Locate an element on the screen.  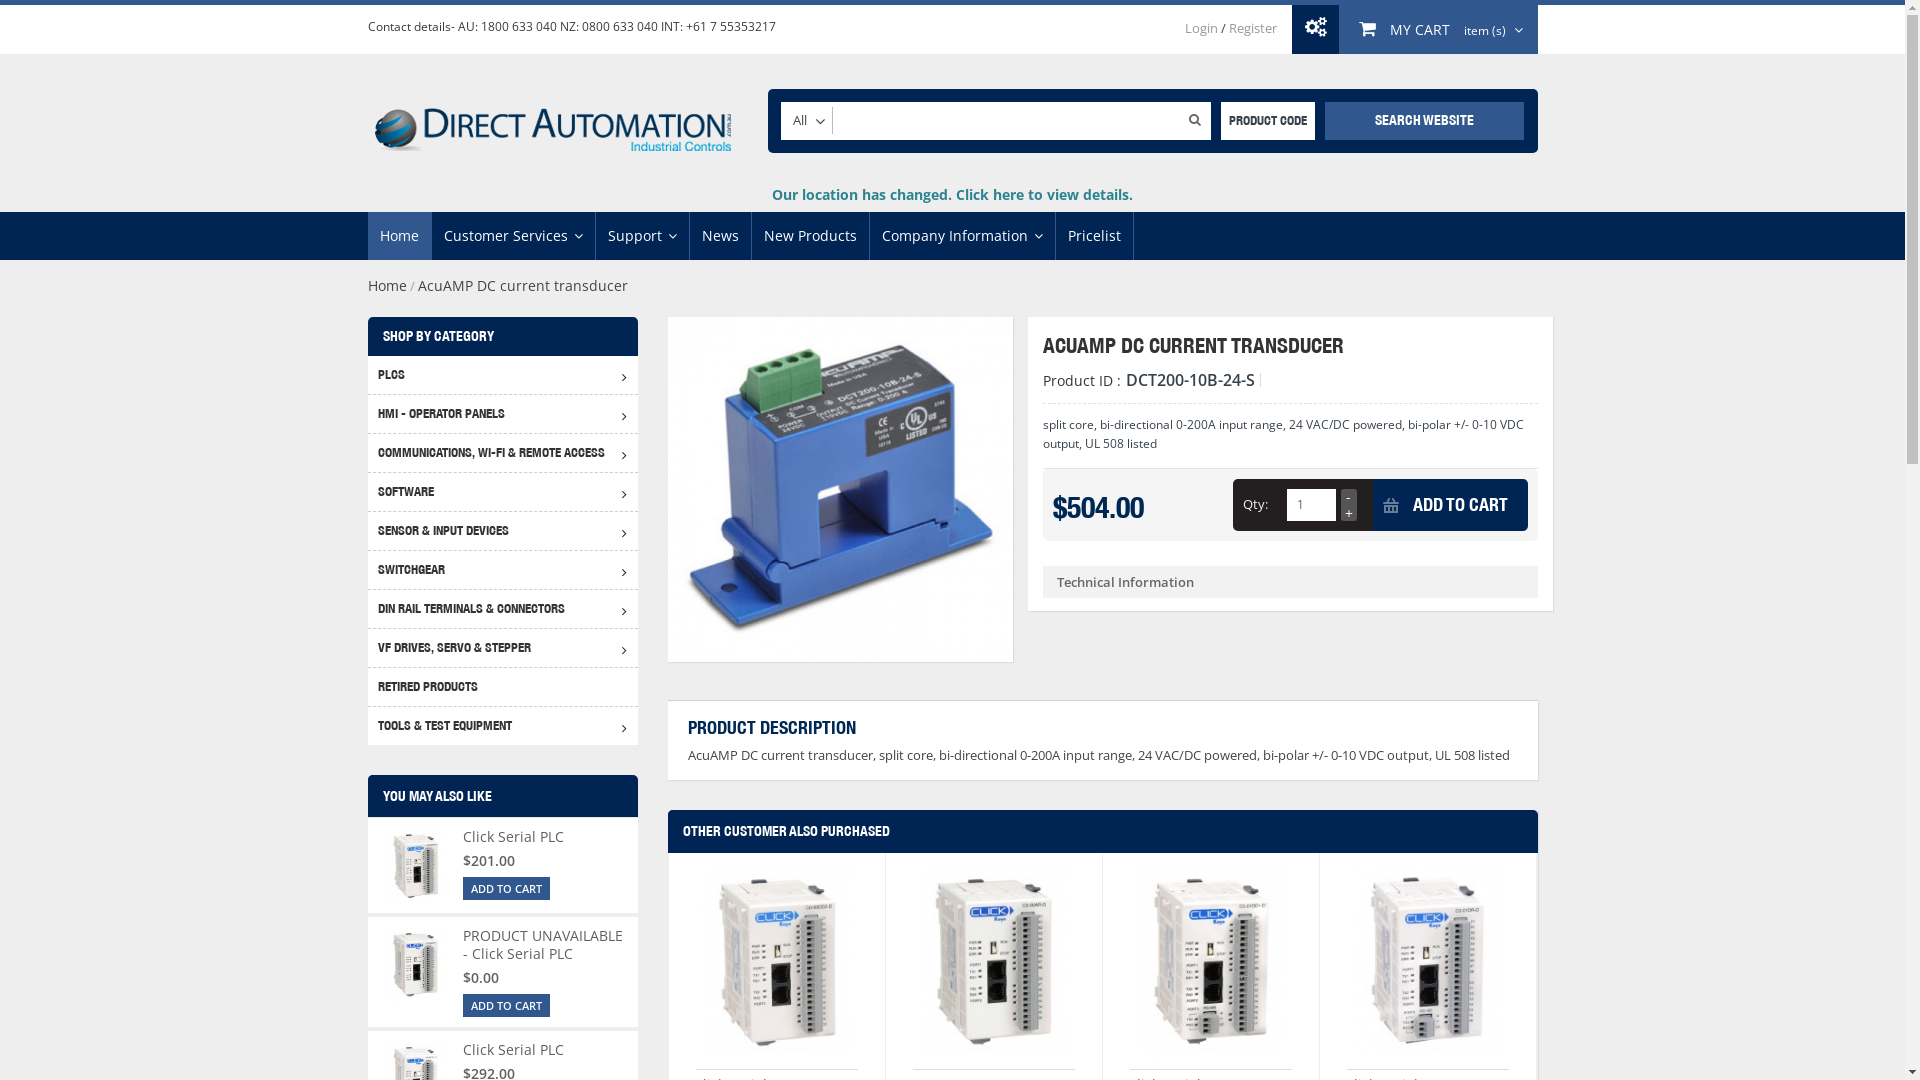
'Company Information' is located at coordinates (869, 234).